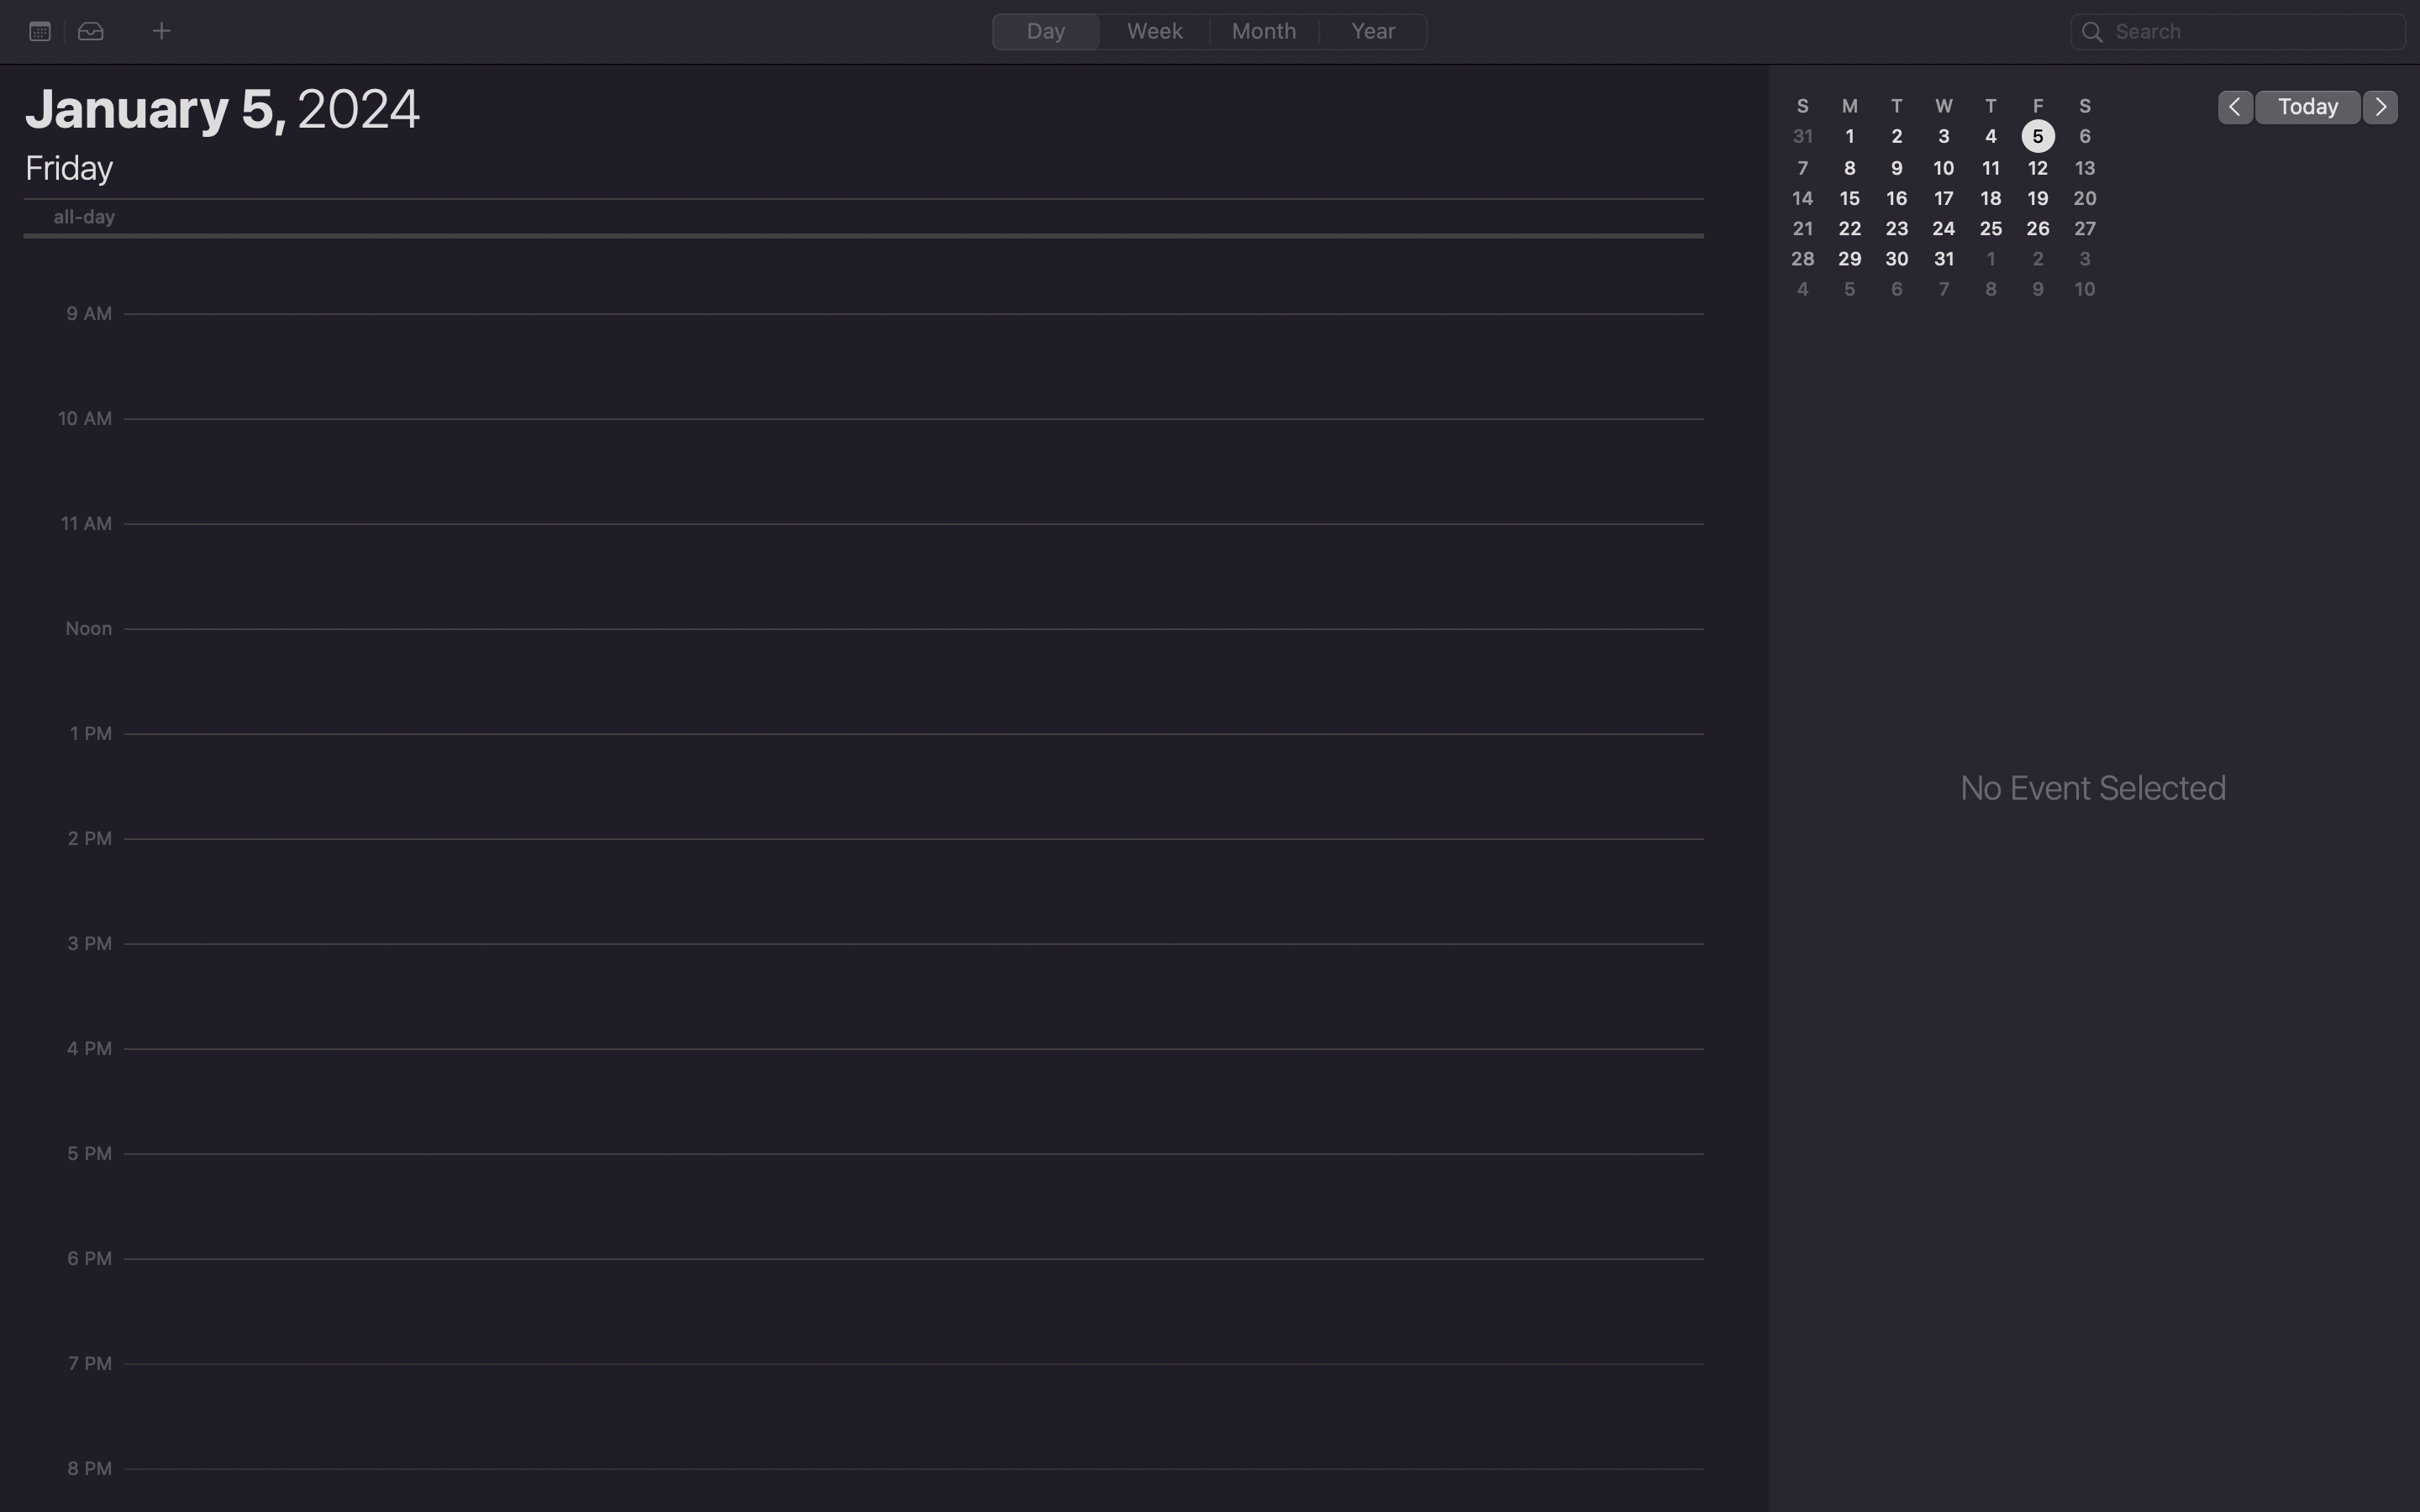  Describe the element at coordinates (1851, 134) in the screenshot. I see `the day 1 from the calendar` at that location.